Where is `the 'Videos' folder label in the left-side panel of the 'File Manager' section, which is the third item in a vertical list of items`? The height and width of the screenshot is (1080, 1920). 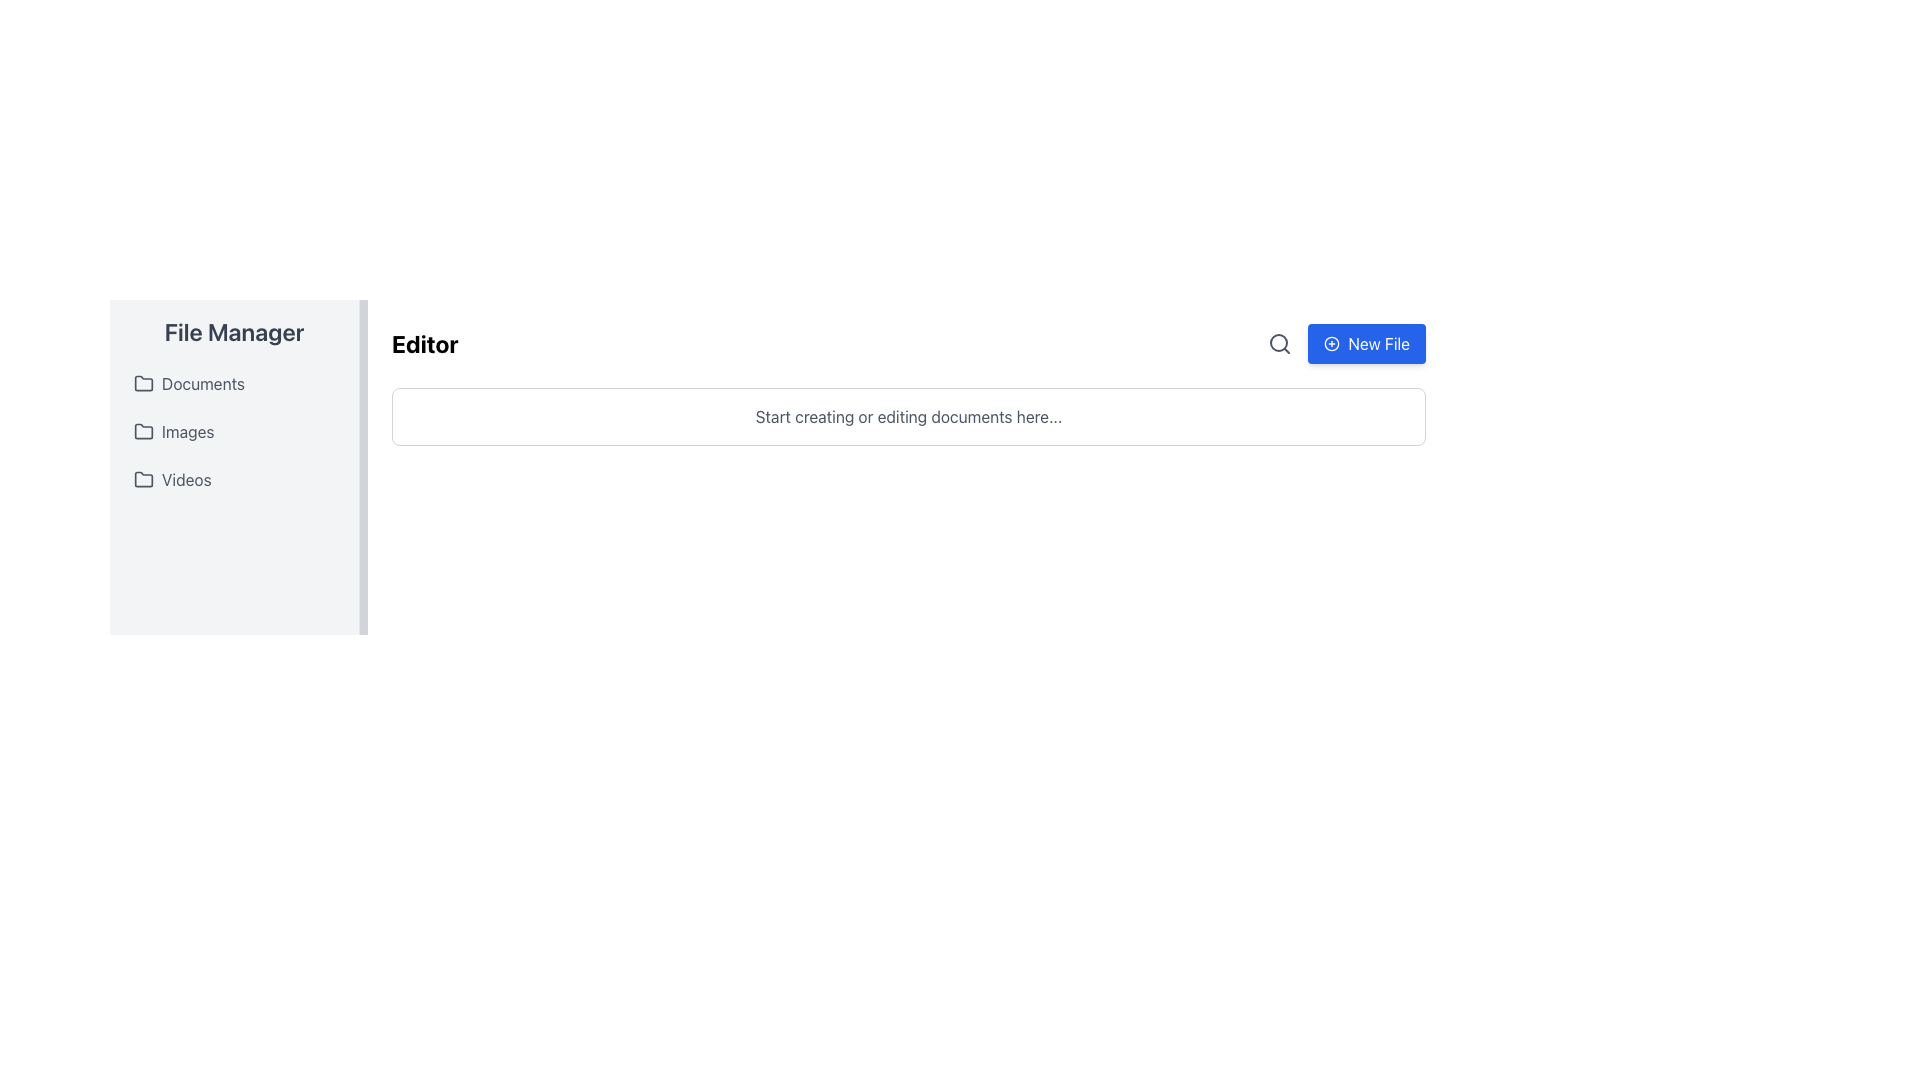 the 'Videos' folder label in the left-side panel of the 'File Manager' section, which is the third item in a vertical list of items is located at coordinates (186, 479).